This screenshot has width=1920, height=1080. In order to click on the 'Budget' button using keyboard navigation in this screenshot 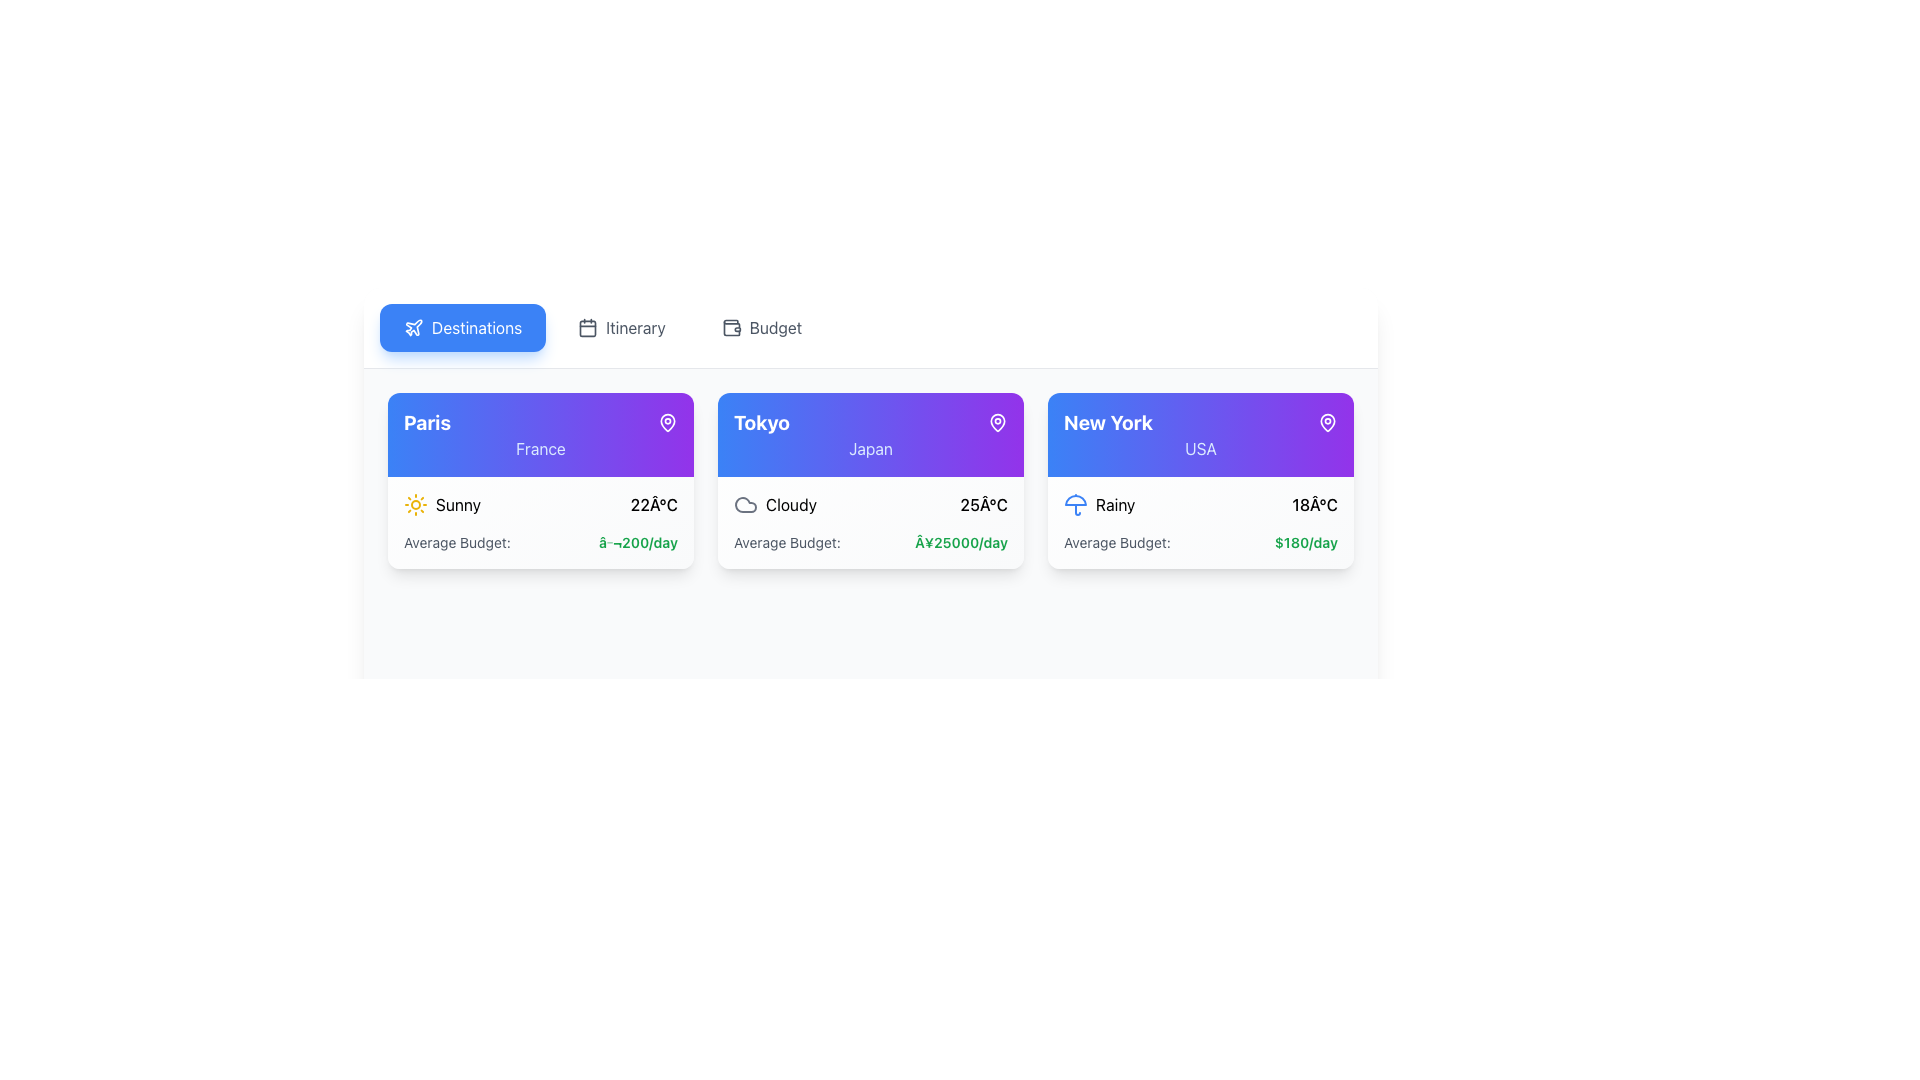, I will do `click(760, 326)`.